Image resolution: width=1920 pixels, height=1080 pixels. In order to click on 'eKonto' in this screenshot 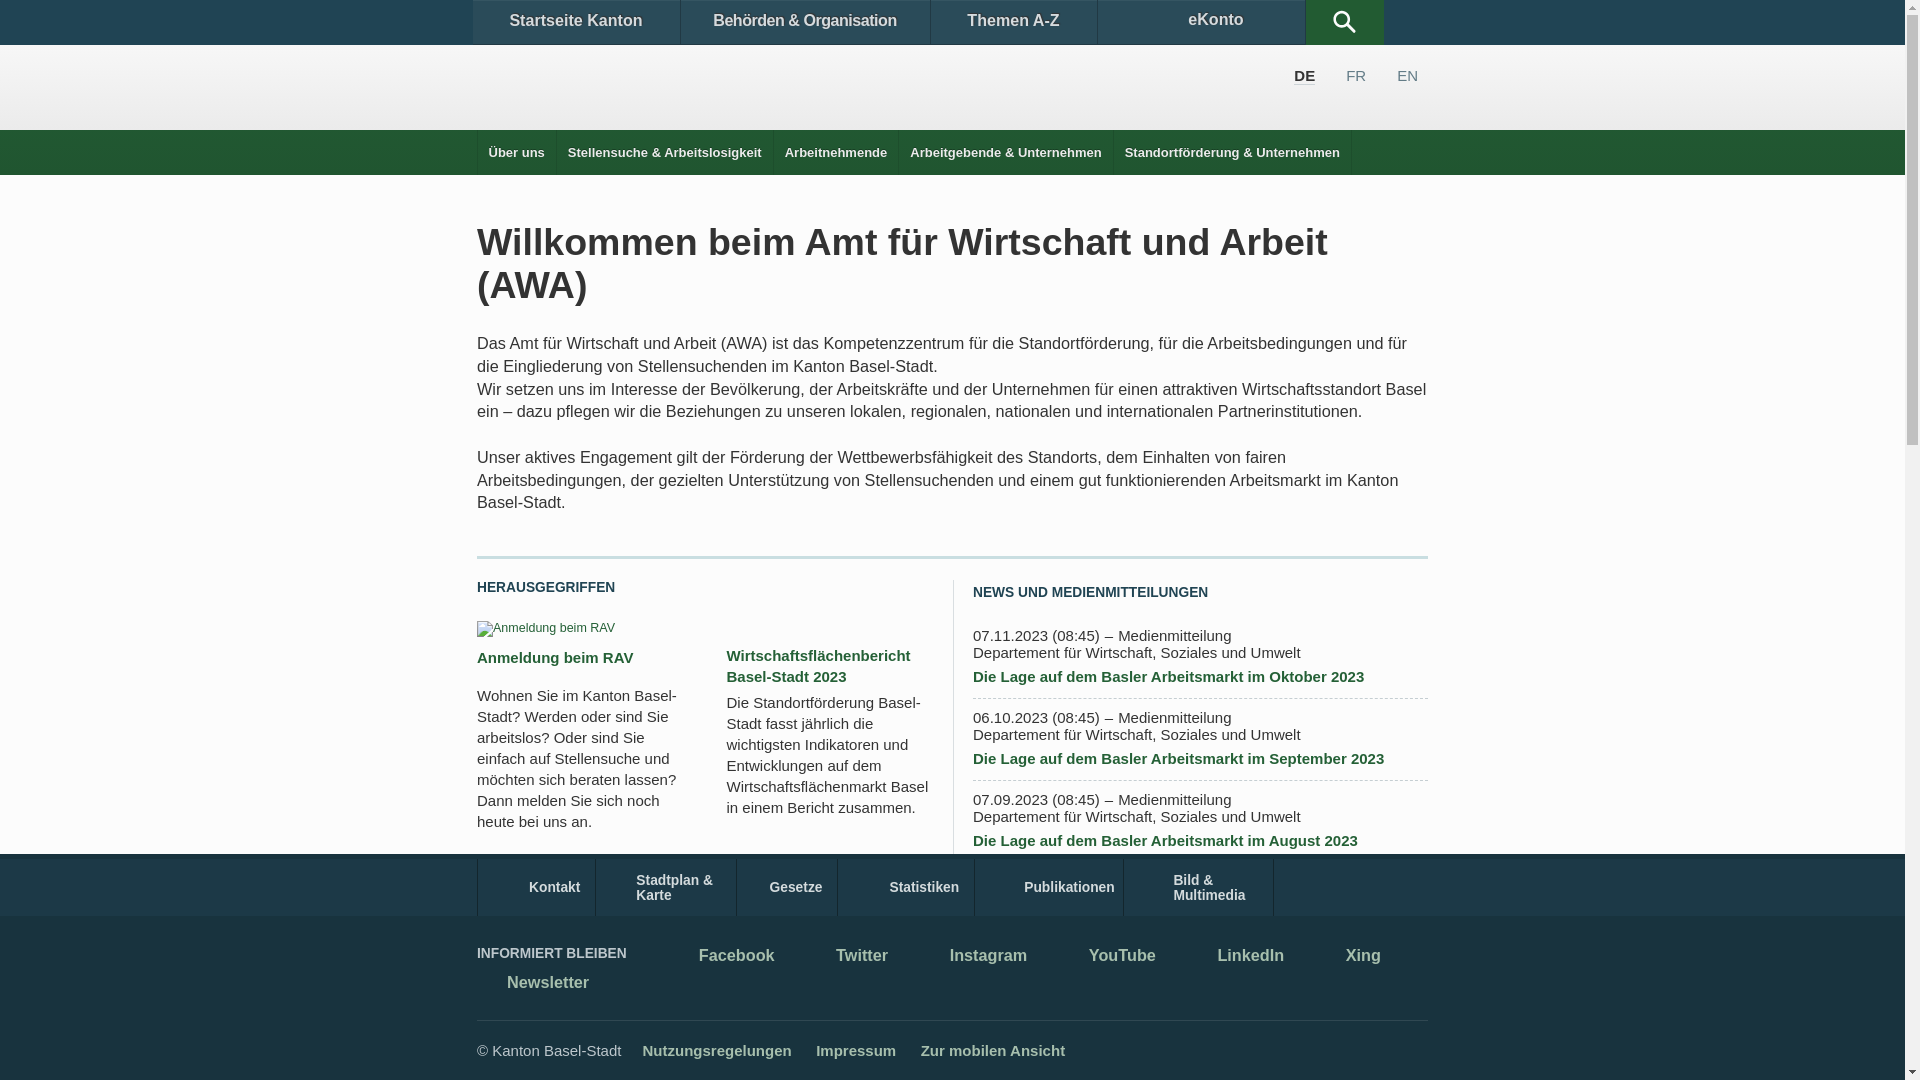, I will do `click(1097, 22)`.